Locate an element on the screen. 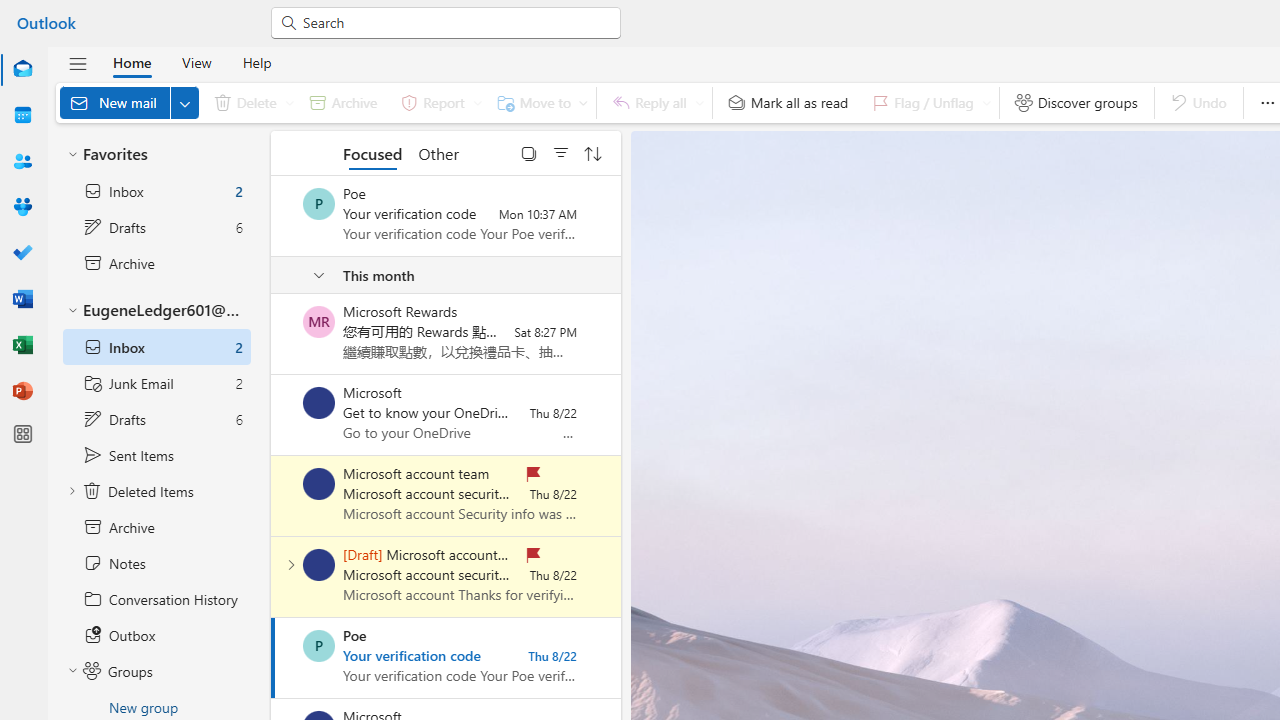  'People' is located at coordinates (23, 161).